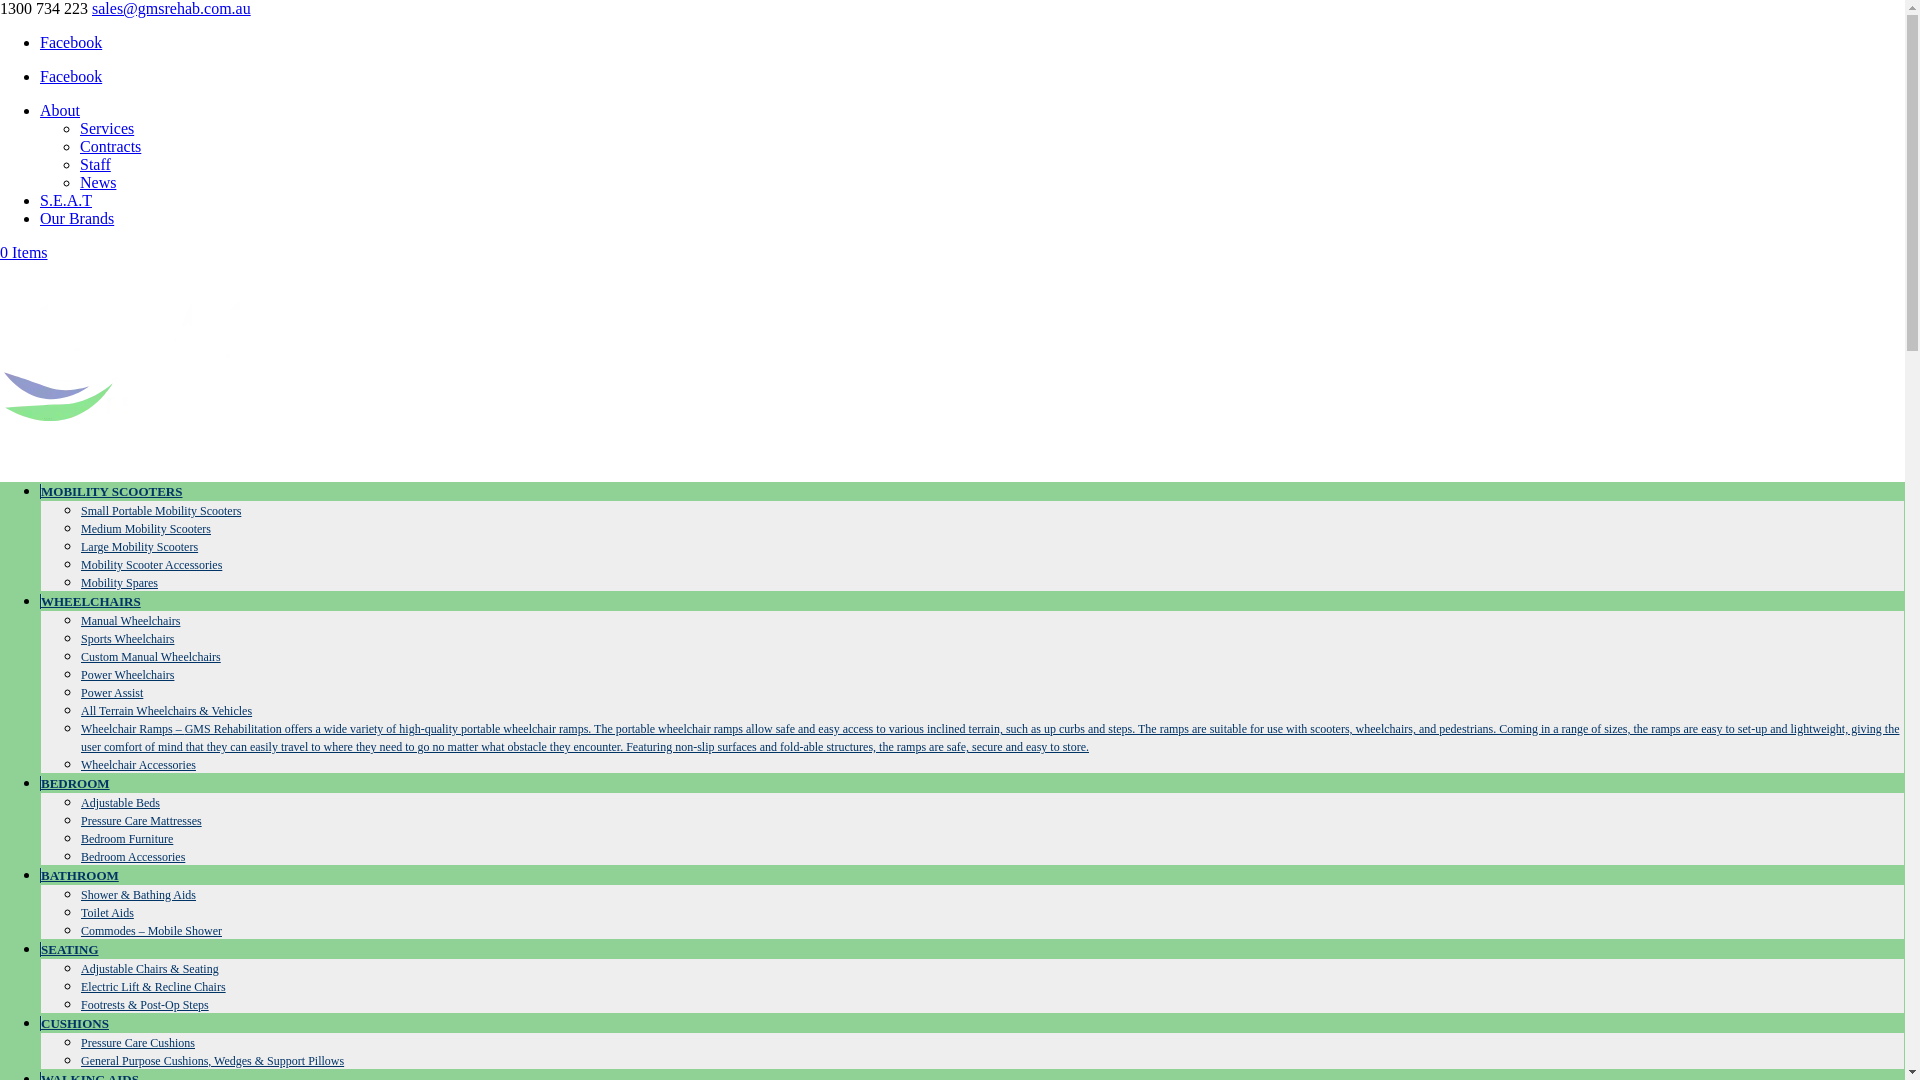 The width and height of the screenshot is (1920, 1080). What do you see at coordinates (80, 639) in the screenshot?
I see `'Sports Wheelchairs'` at bounding box center [80, 639].